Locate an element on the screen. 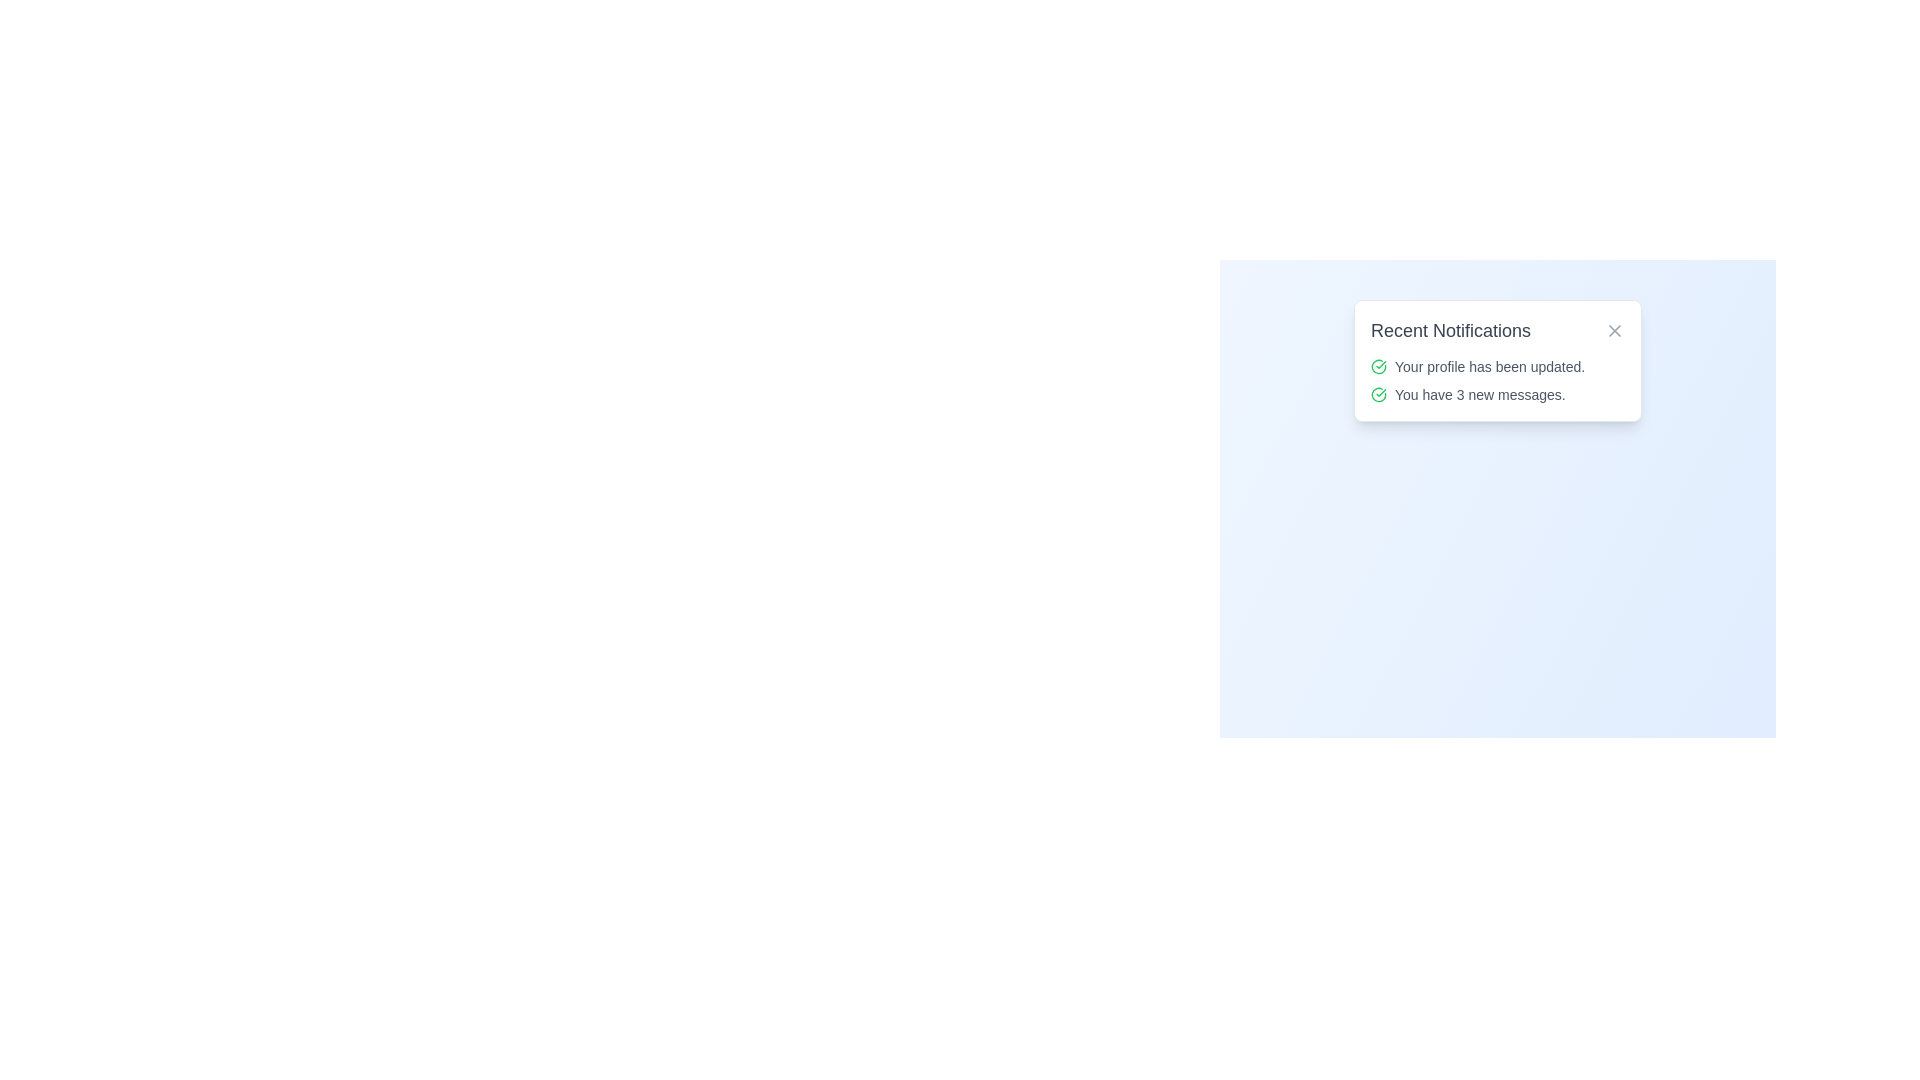  the green checkmark icon inside a circle that indicates a successful status, located to the left of the notification text 'Your profile has been updated.' in the 'Recent Notifications' panel is located at coordinates (1377, 366).